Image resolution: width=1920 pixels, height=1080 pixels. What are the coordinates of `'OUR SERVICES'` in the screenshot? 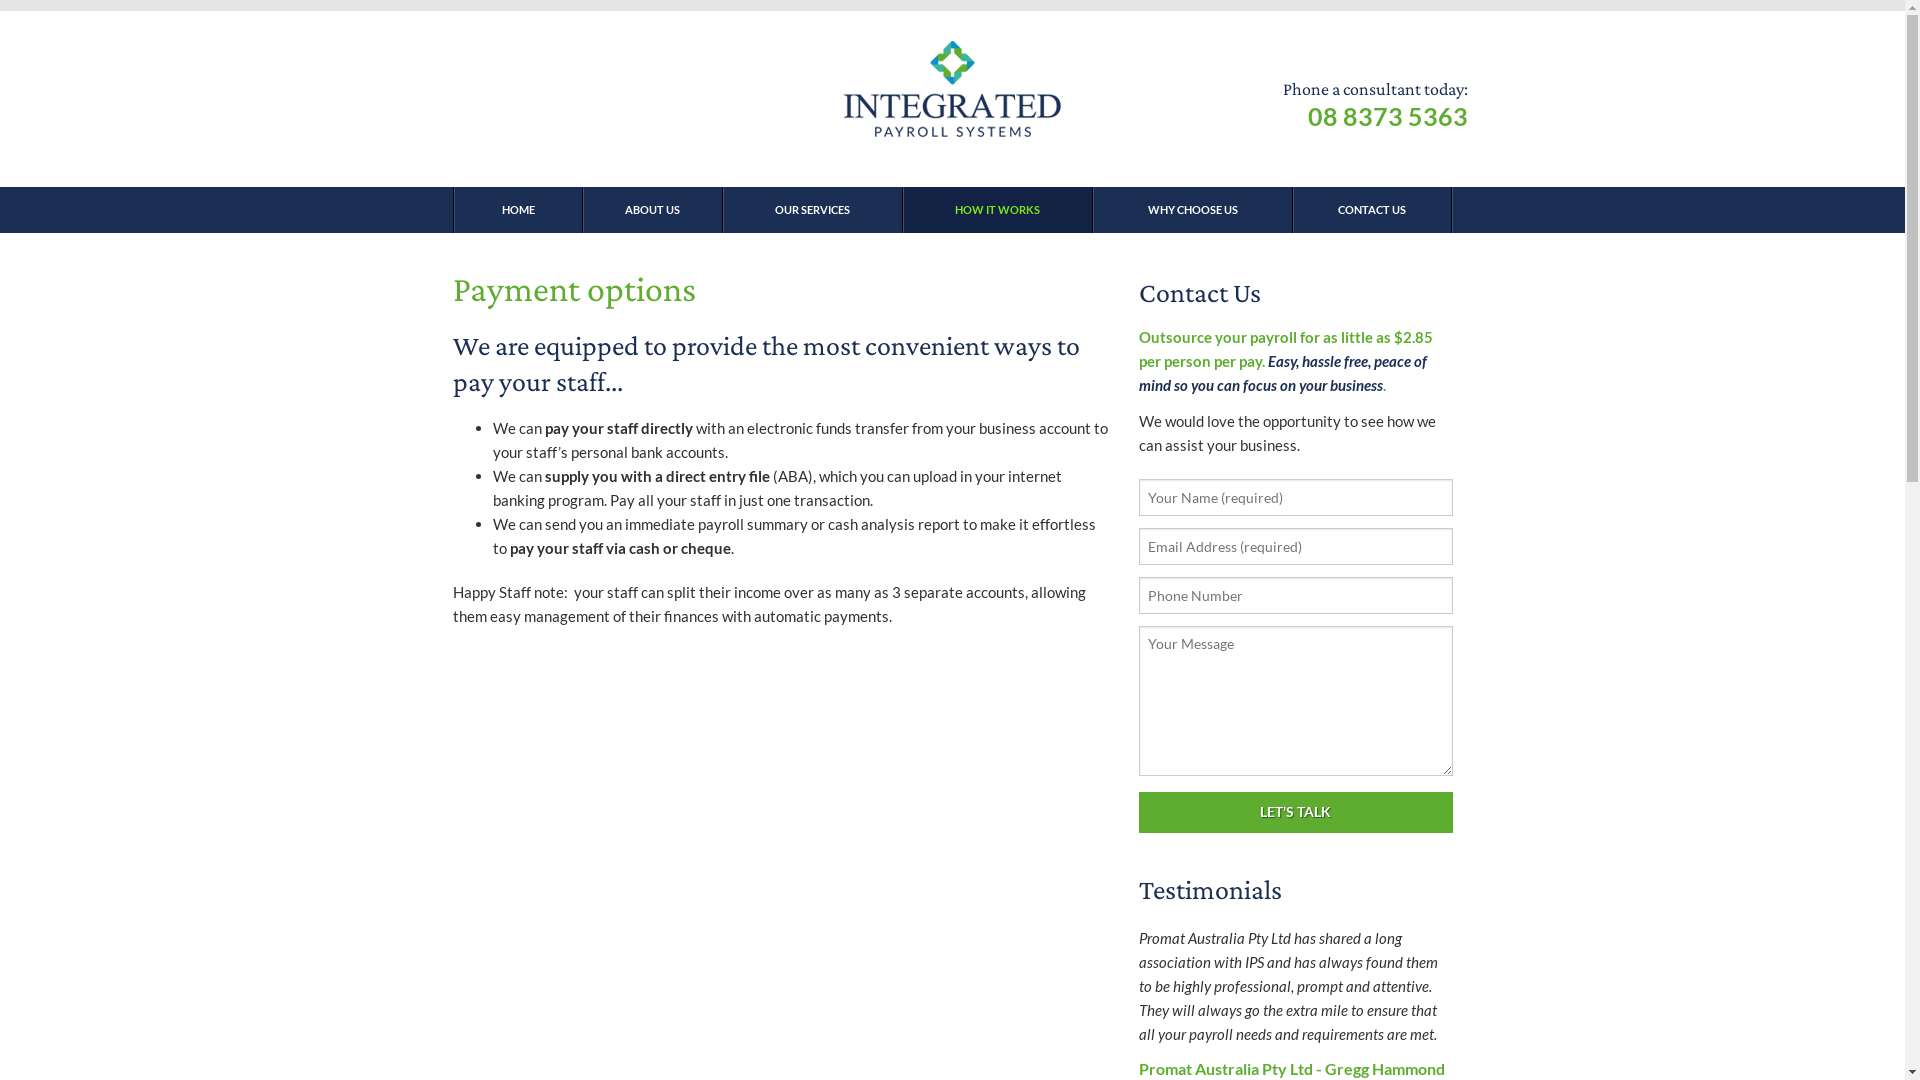 It's located at (720, 209).